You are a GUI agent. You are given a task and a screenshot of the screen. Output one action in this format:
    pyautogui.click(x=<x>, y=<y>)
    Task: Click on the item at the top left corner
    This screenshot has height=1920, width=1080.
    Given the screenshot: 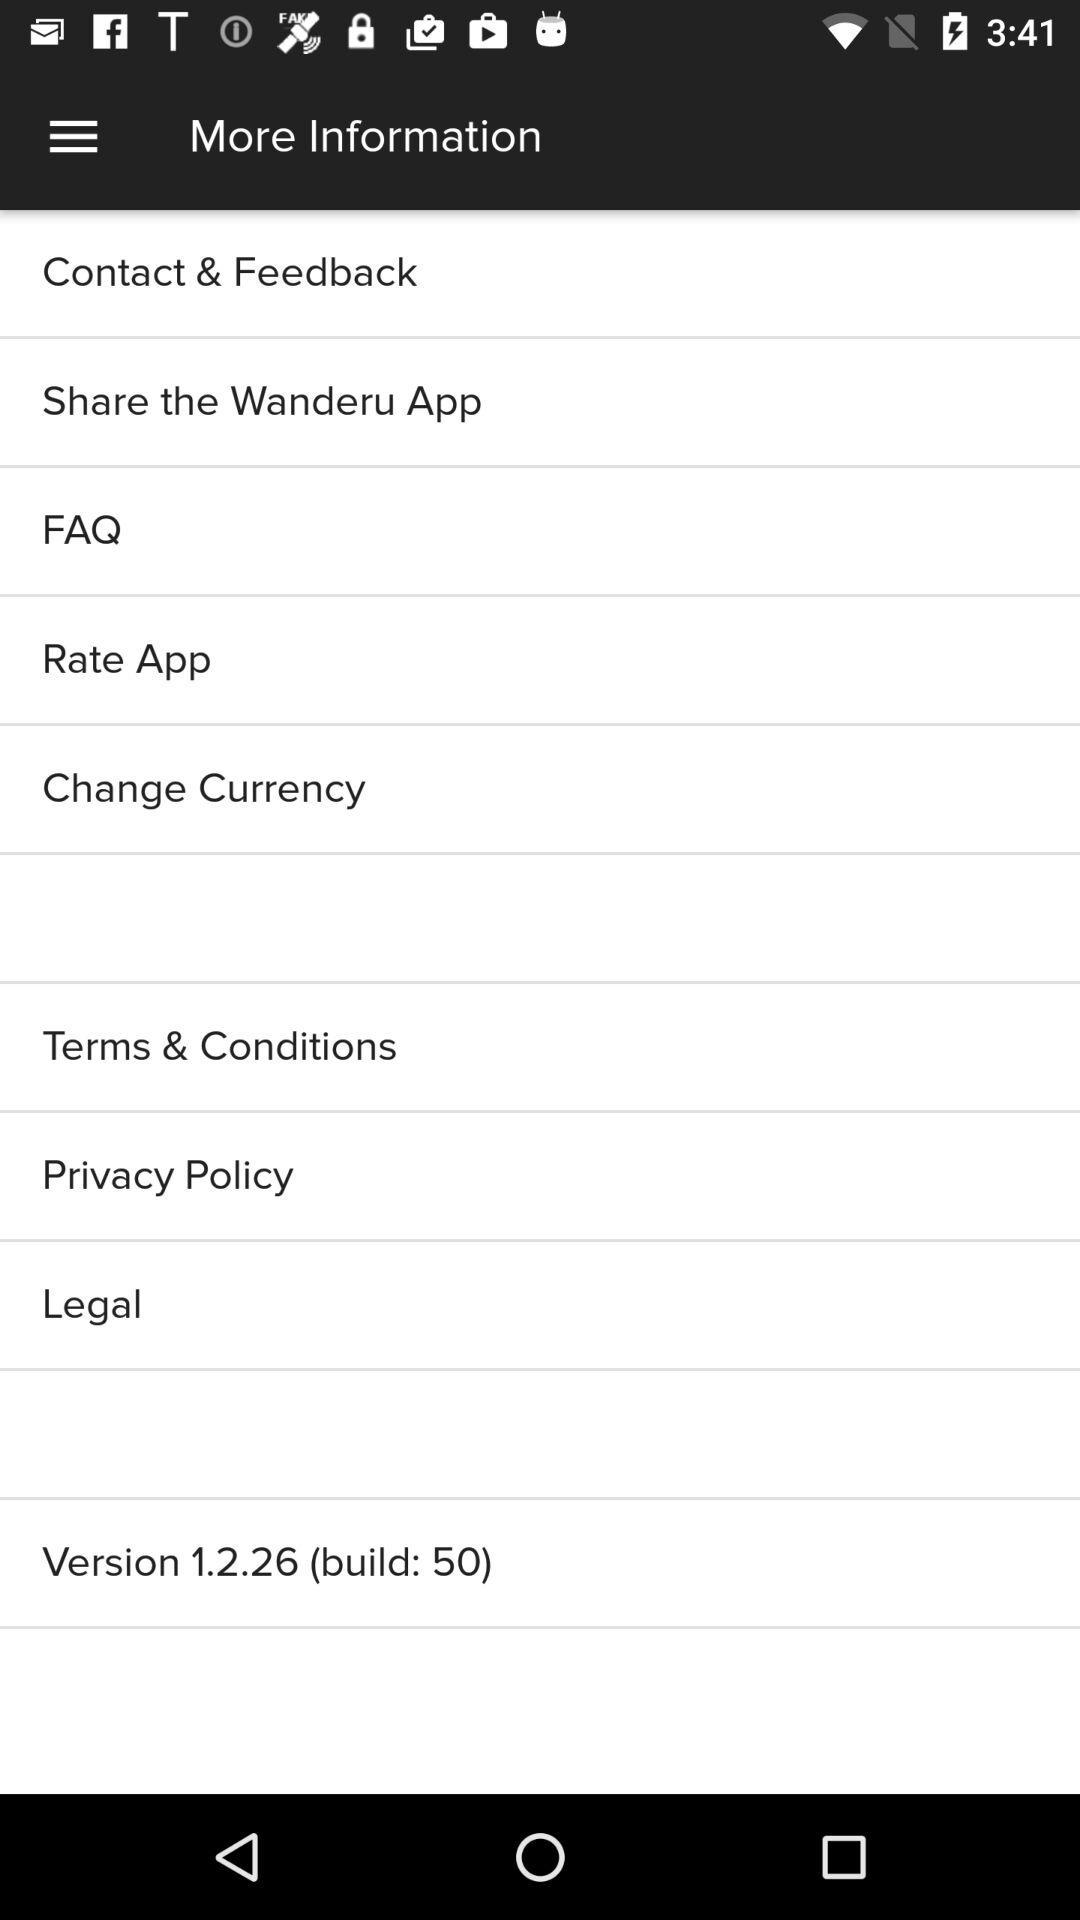 What is the action you would take?
    pyautogui.click(x=72, y=135)
    